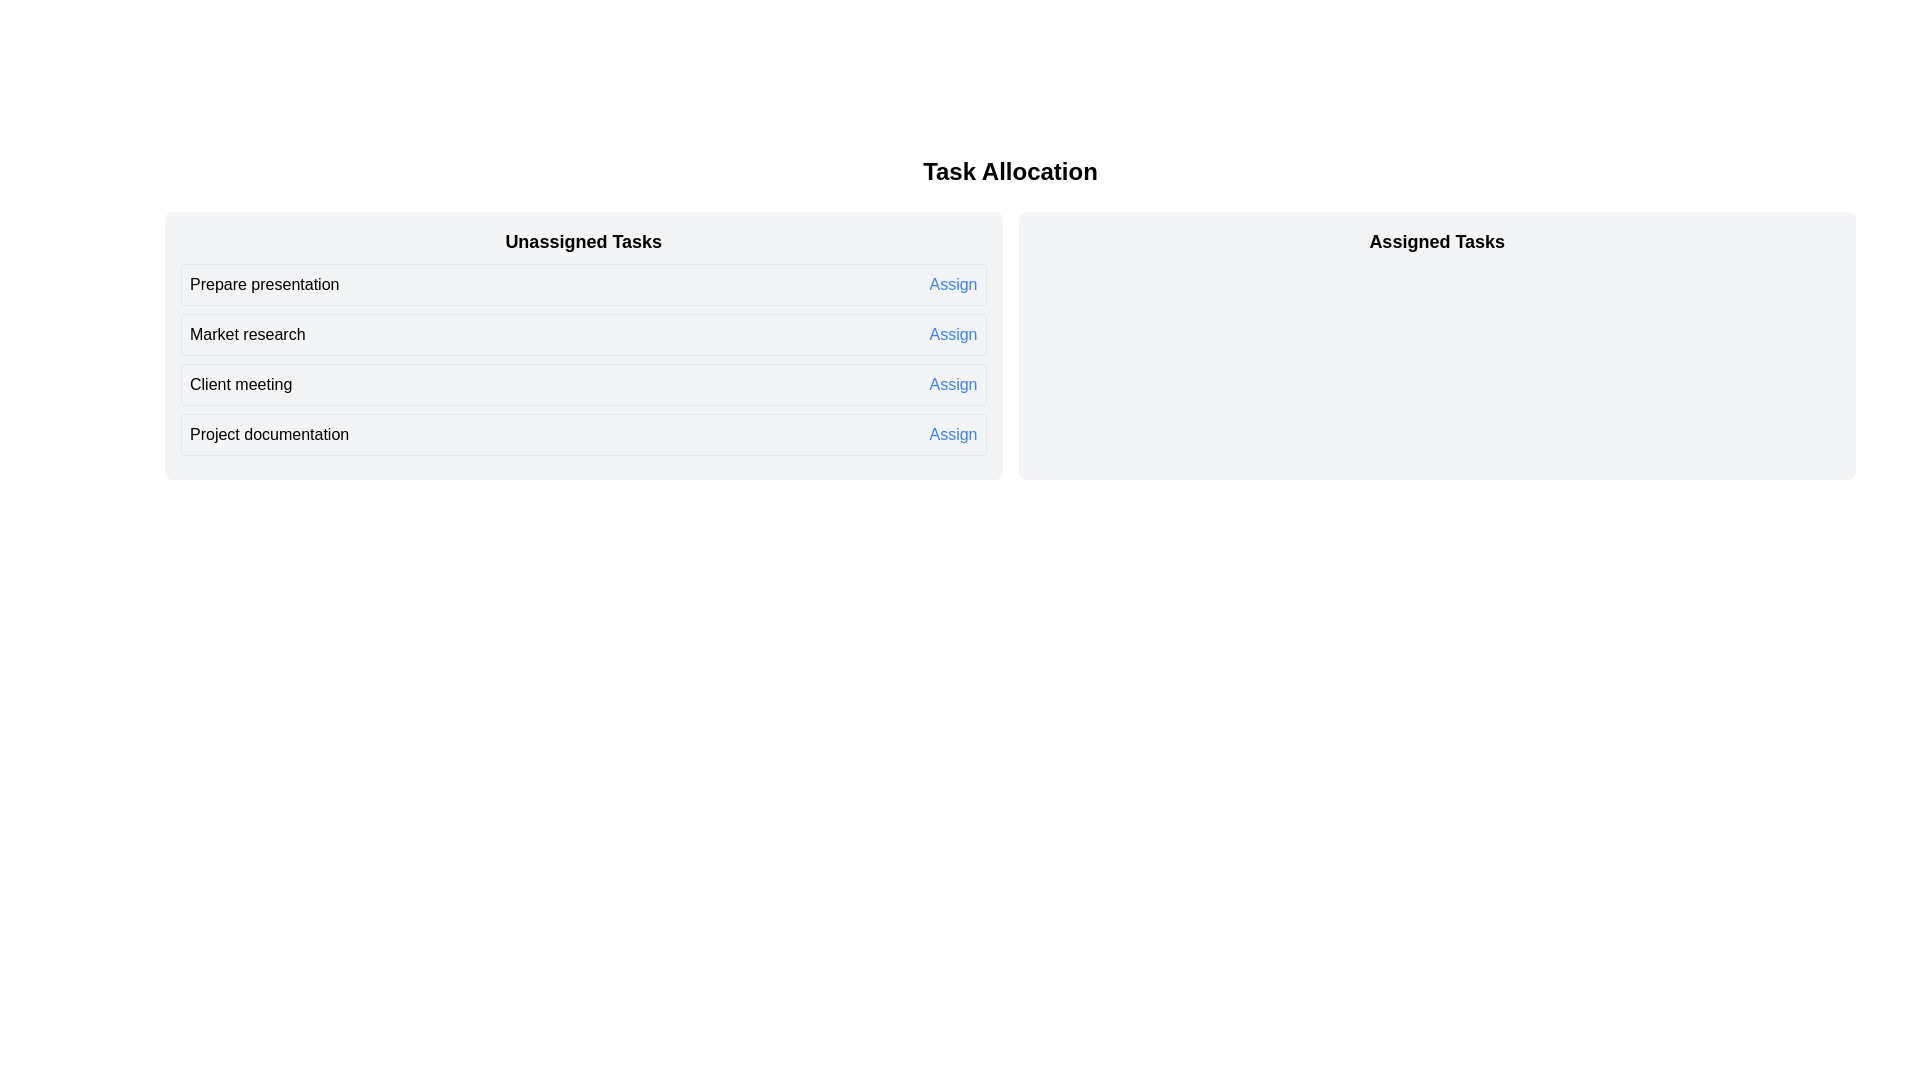 The image size is (1920, 1080). Describe the element at coordinates (1436, 241) in the screenshot. I see `the section header text-label component located at the top of the right-hand section of the interface, which indicates the content or functionality presented below it` at that location.